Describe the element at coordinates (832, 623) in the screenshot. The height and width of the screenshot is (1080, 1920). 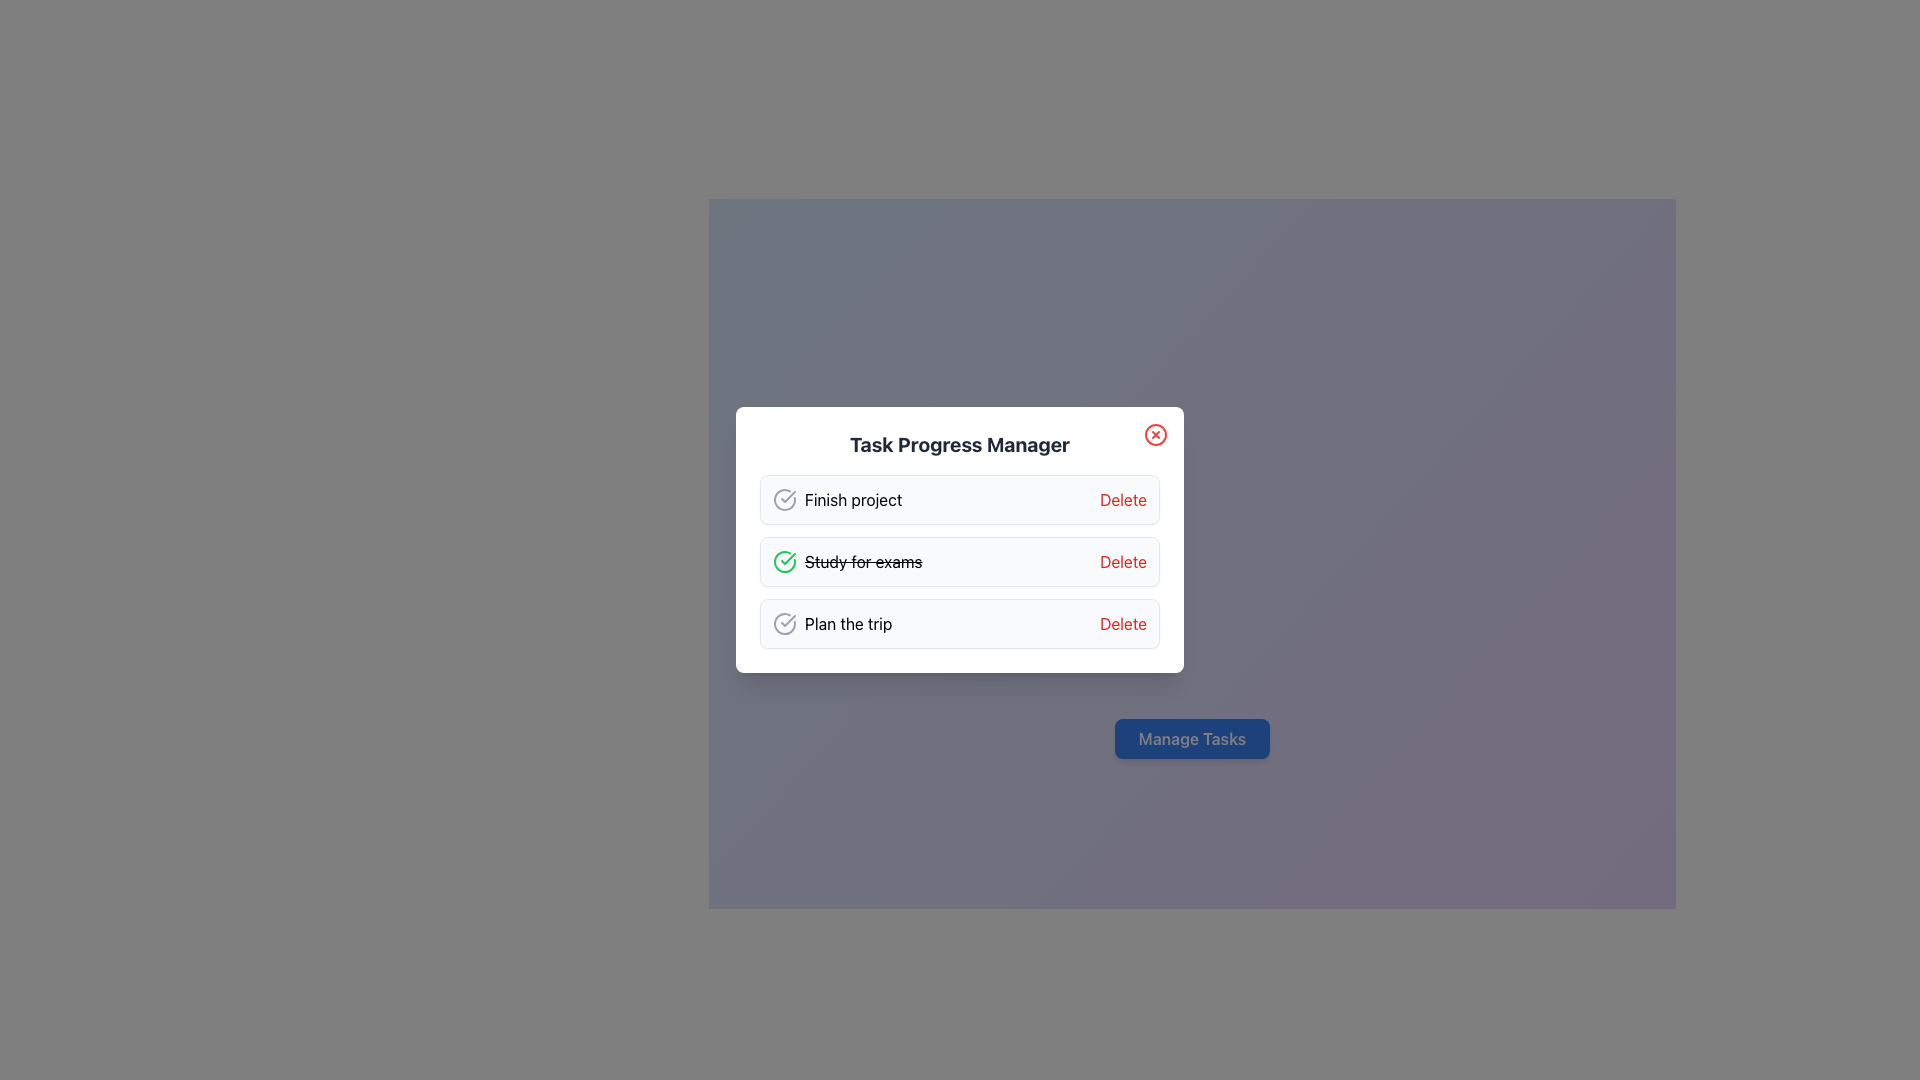
I see `the task entry labeled 'Plan the trip', which is the third entry in a vertically stacked list, featuring a circular grayish icon with a check mark and black bolded text` at that location.